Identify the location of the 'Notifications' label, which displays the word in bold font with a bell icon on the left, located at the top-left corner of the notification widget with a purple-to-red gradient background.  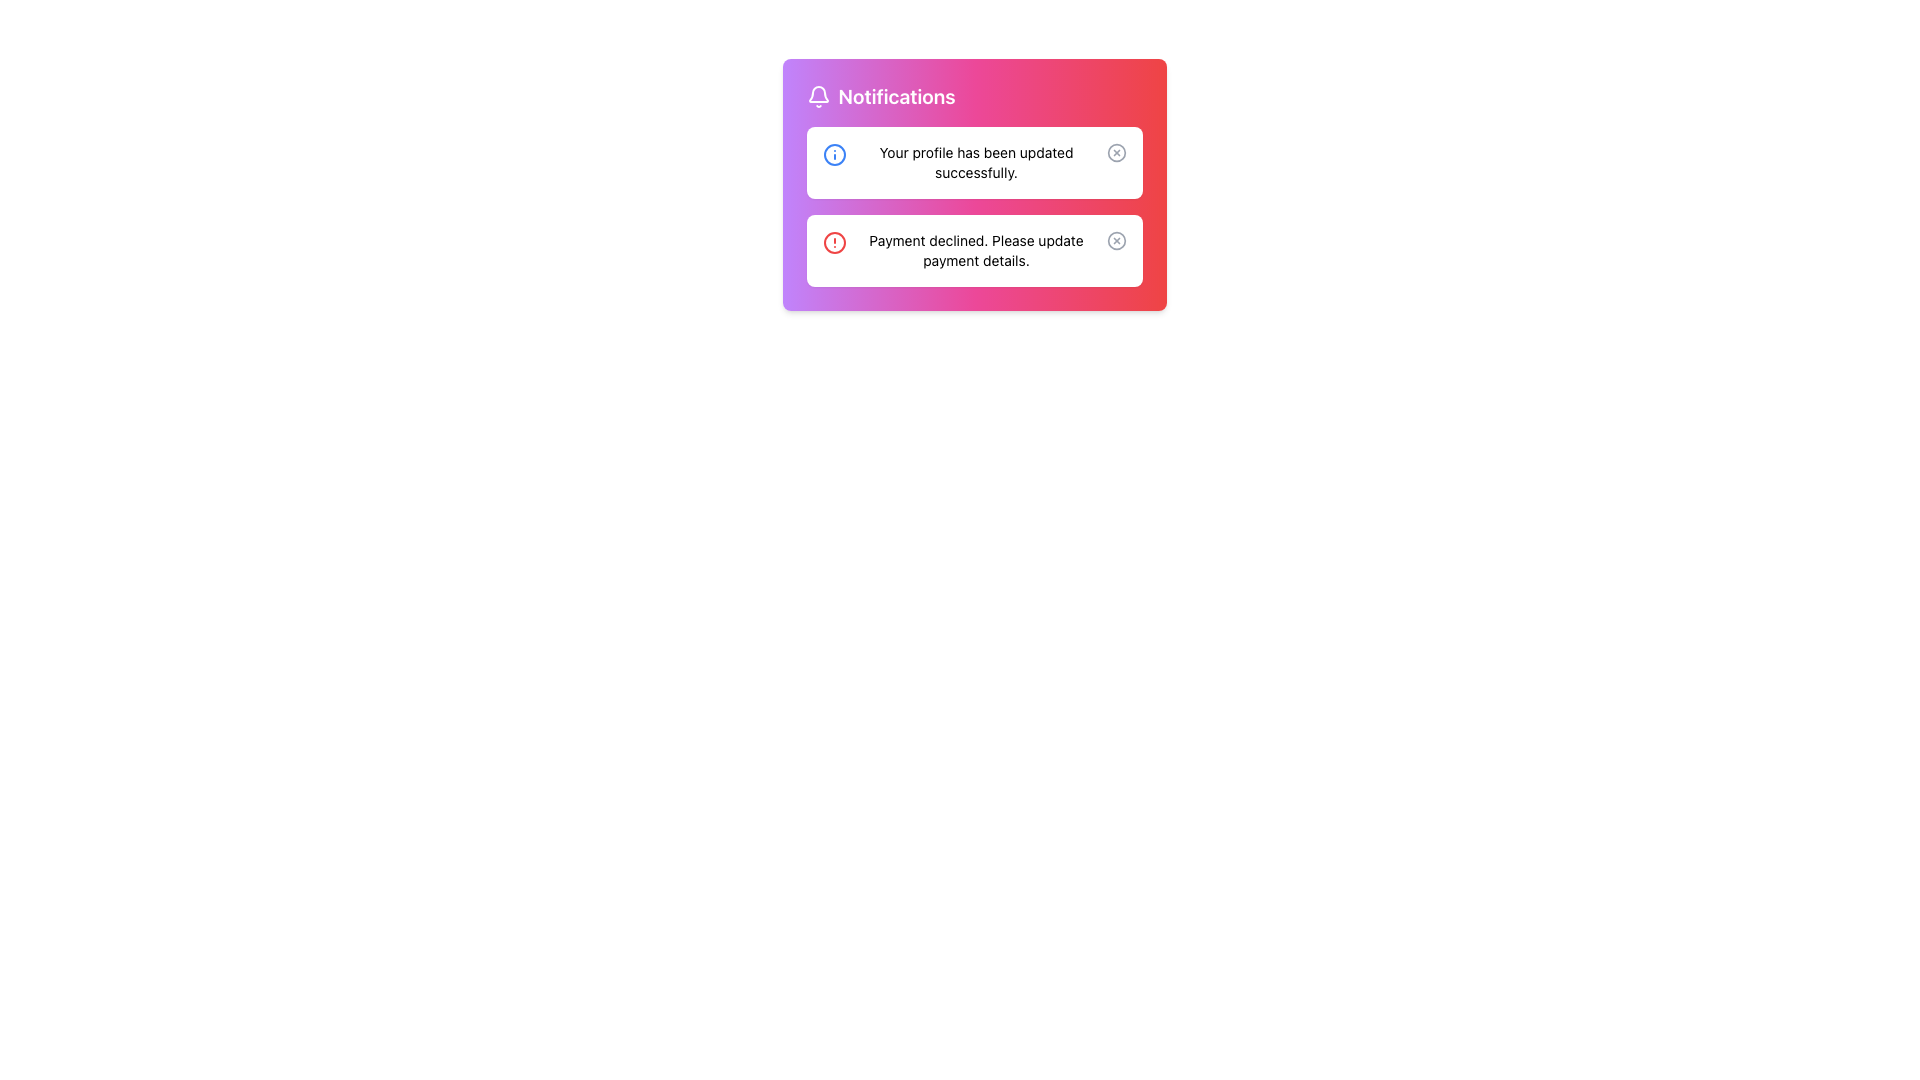
(974, 96).